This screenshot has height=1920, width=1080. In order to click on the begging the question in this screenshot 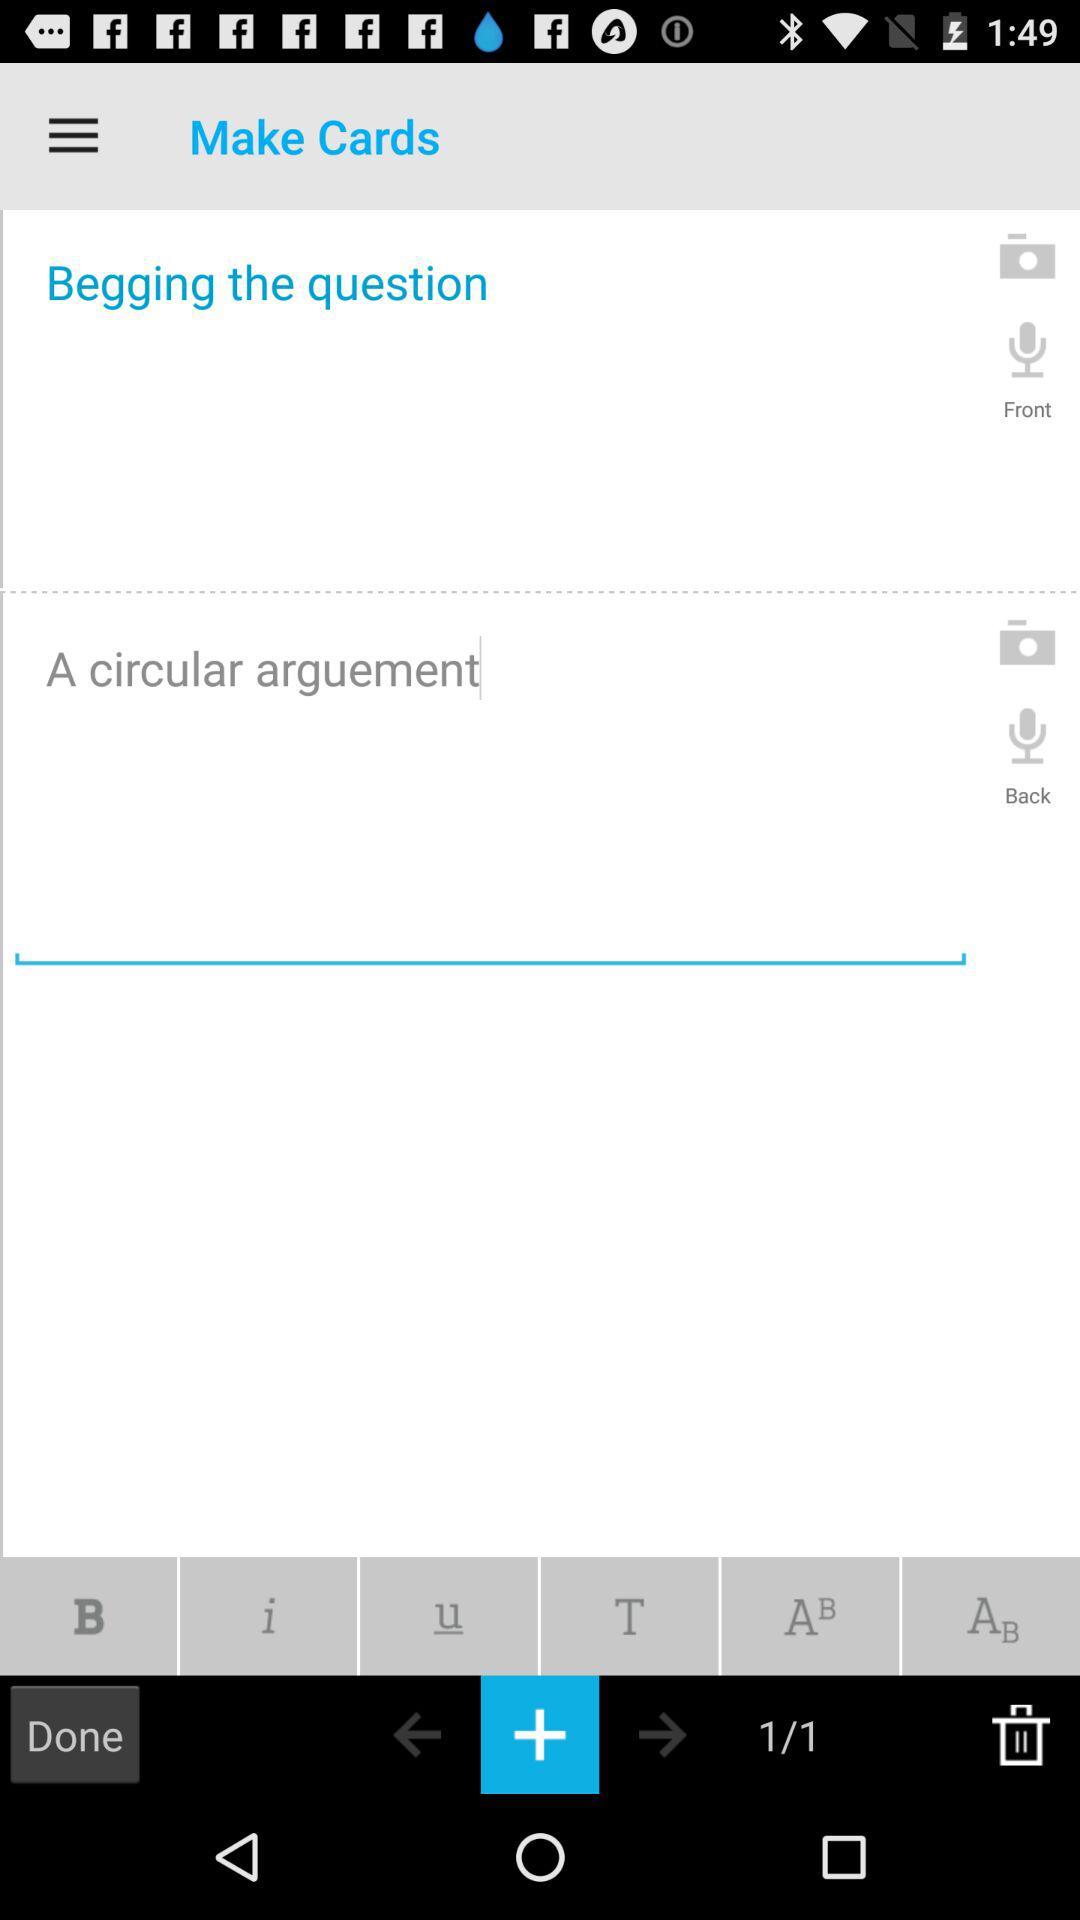, I will do `click(490, 398)`.